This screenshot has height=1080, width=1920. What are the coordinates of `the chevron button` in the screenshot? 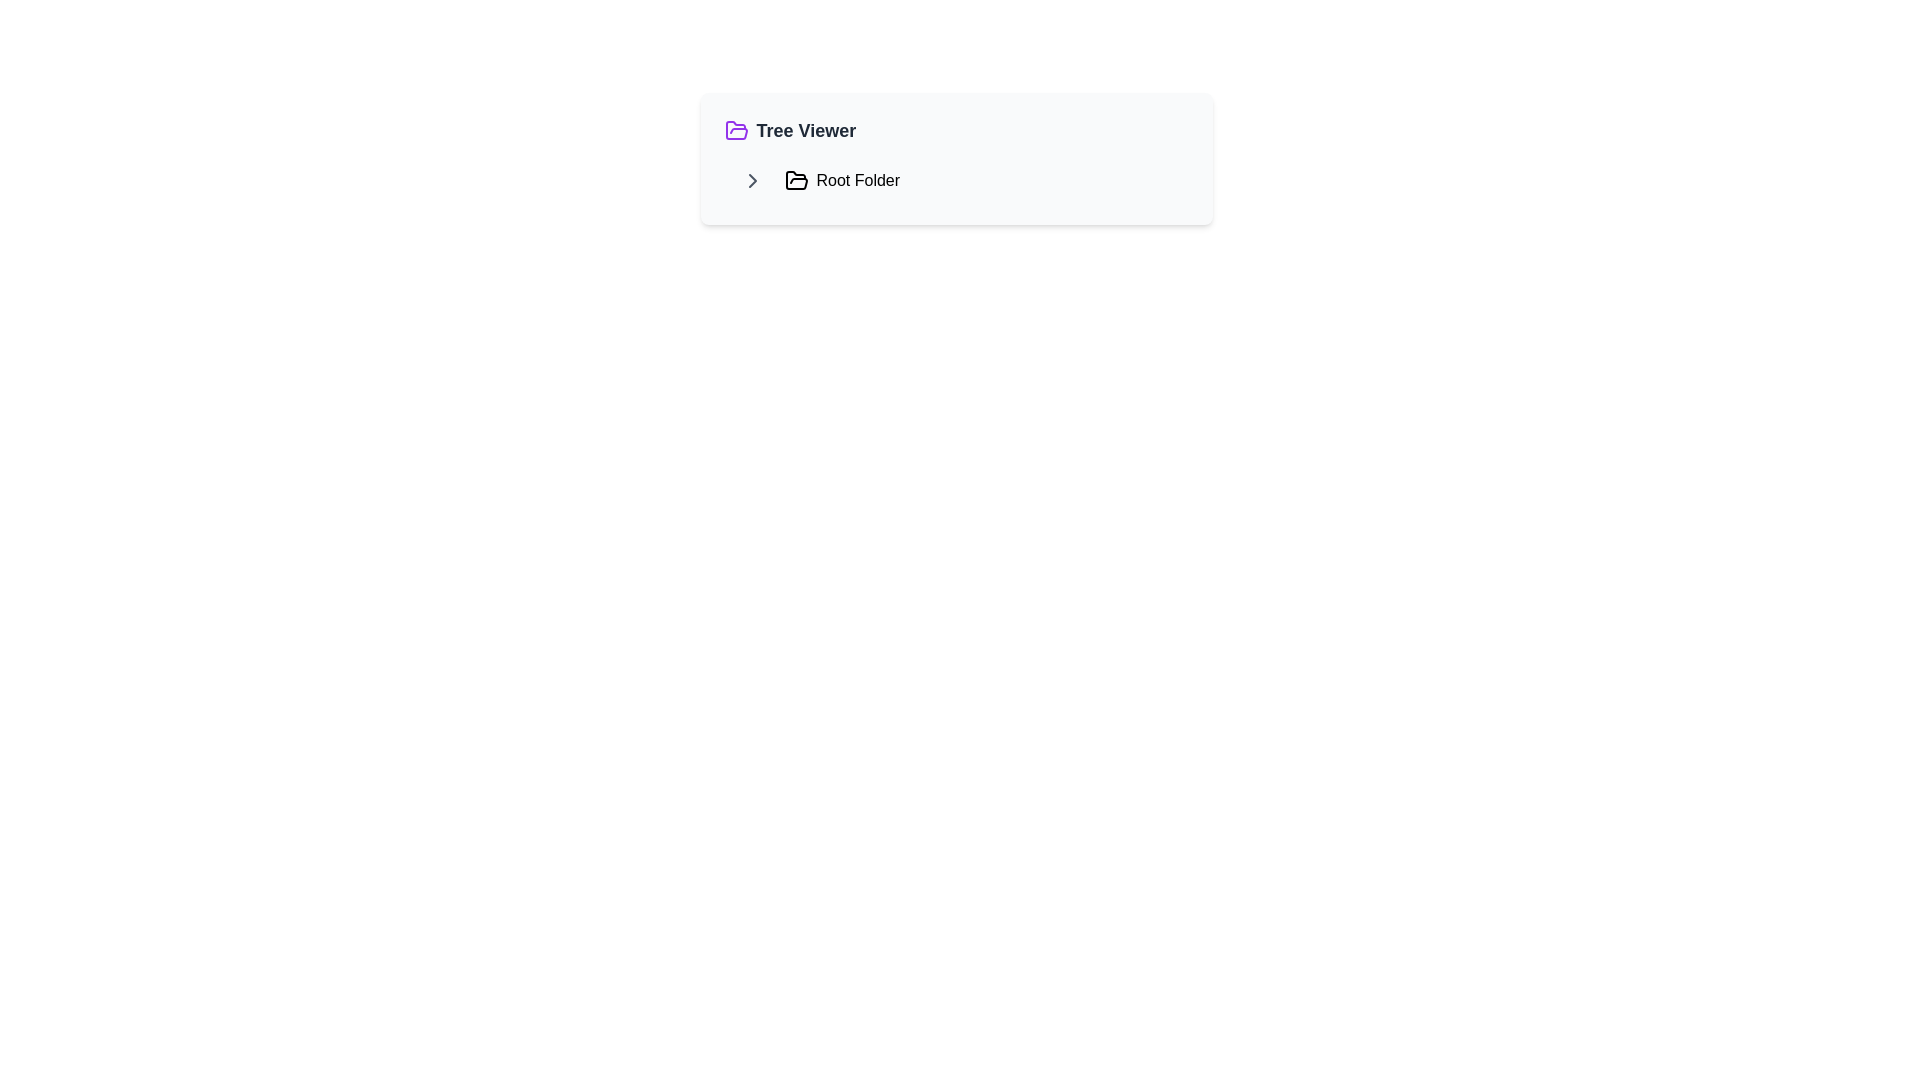 It's located at (751, 181).